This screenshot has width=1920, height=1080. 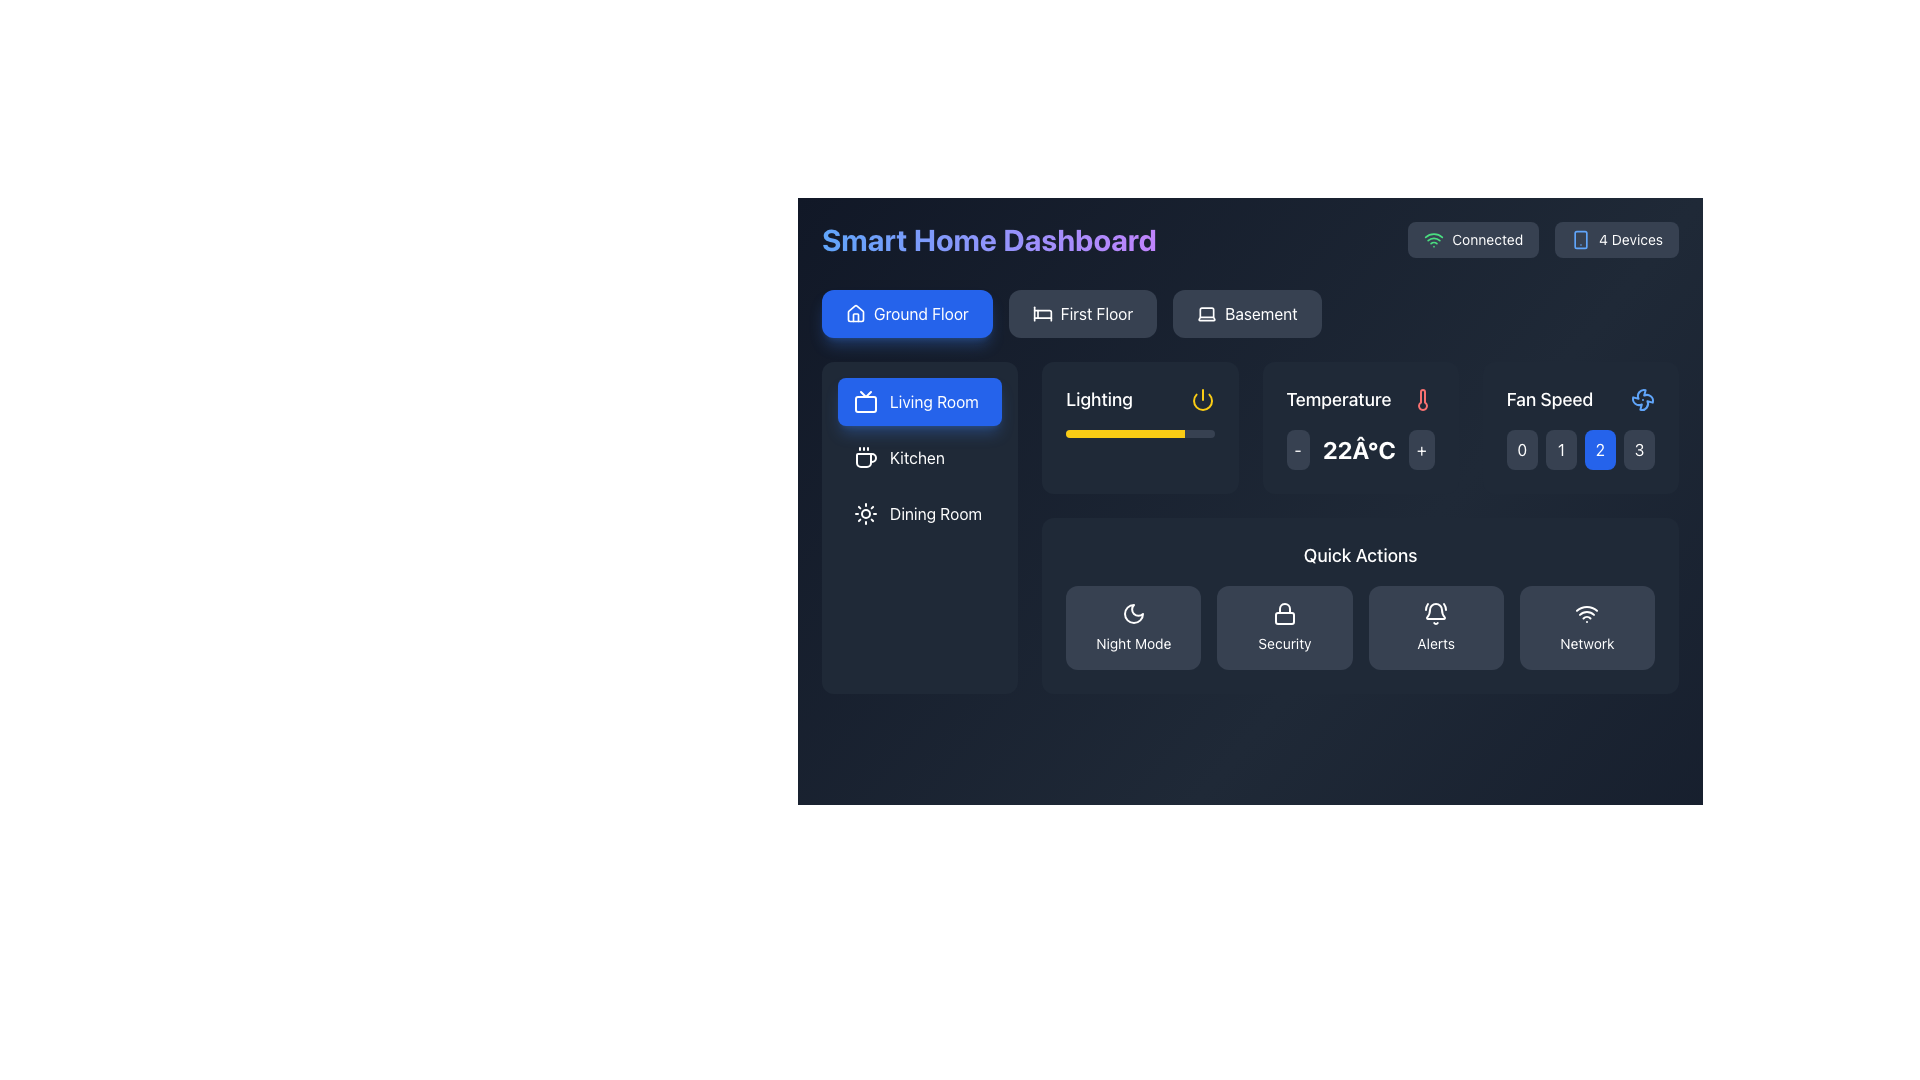 I want to click on the decorative fan icon located in the top right corner of the 'Fan Speed' panel, adjacent to the selectable fan speed numbers, so click(x=1642, y=400).